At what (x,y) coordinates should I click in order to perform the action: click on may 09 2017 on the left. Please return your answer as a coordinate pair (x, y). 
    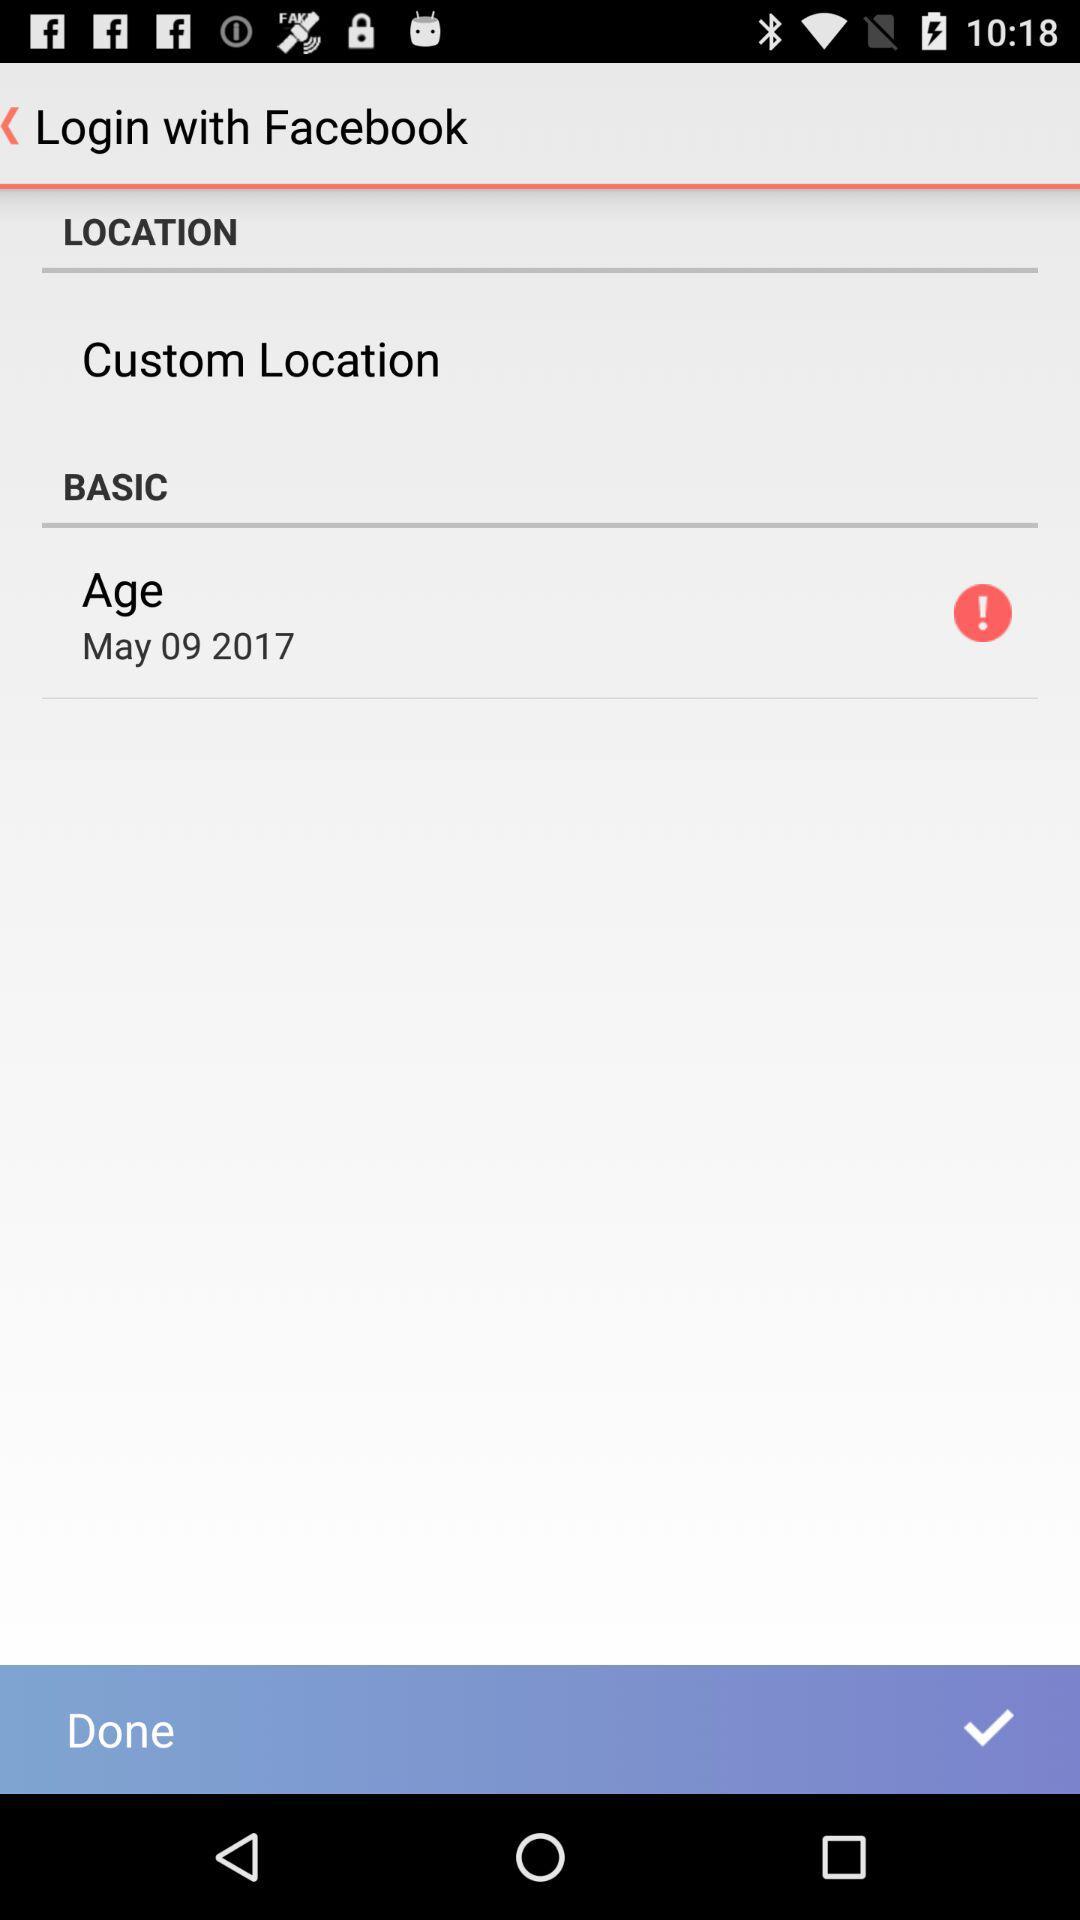
    Looking at the image, I should click on (188, 644).